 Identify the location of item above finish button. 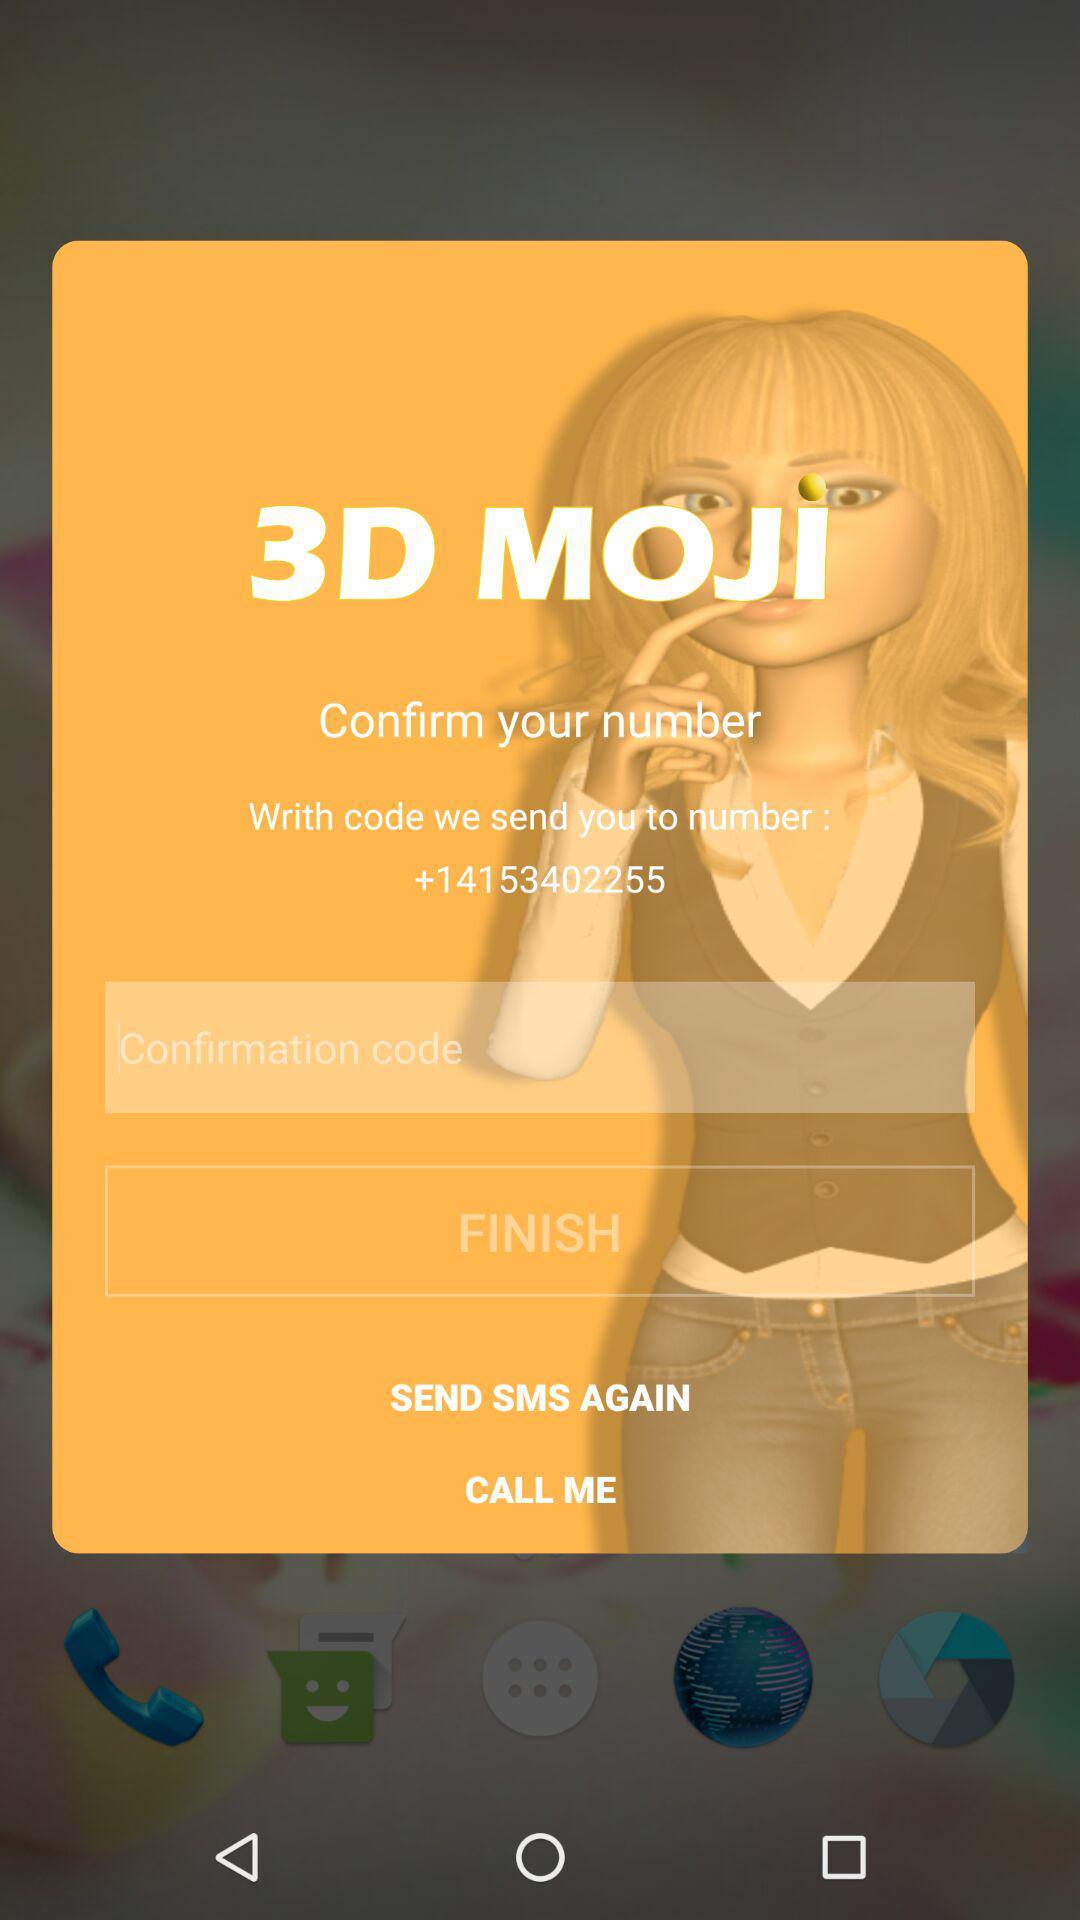
(487, 1046).